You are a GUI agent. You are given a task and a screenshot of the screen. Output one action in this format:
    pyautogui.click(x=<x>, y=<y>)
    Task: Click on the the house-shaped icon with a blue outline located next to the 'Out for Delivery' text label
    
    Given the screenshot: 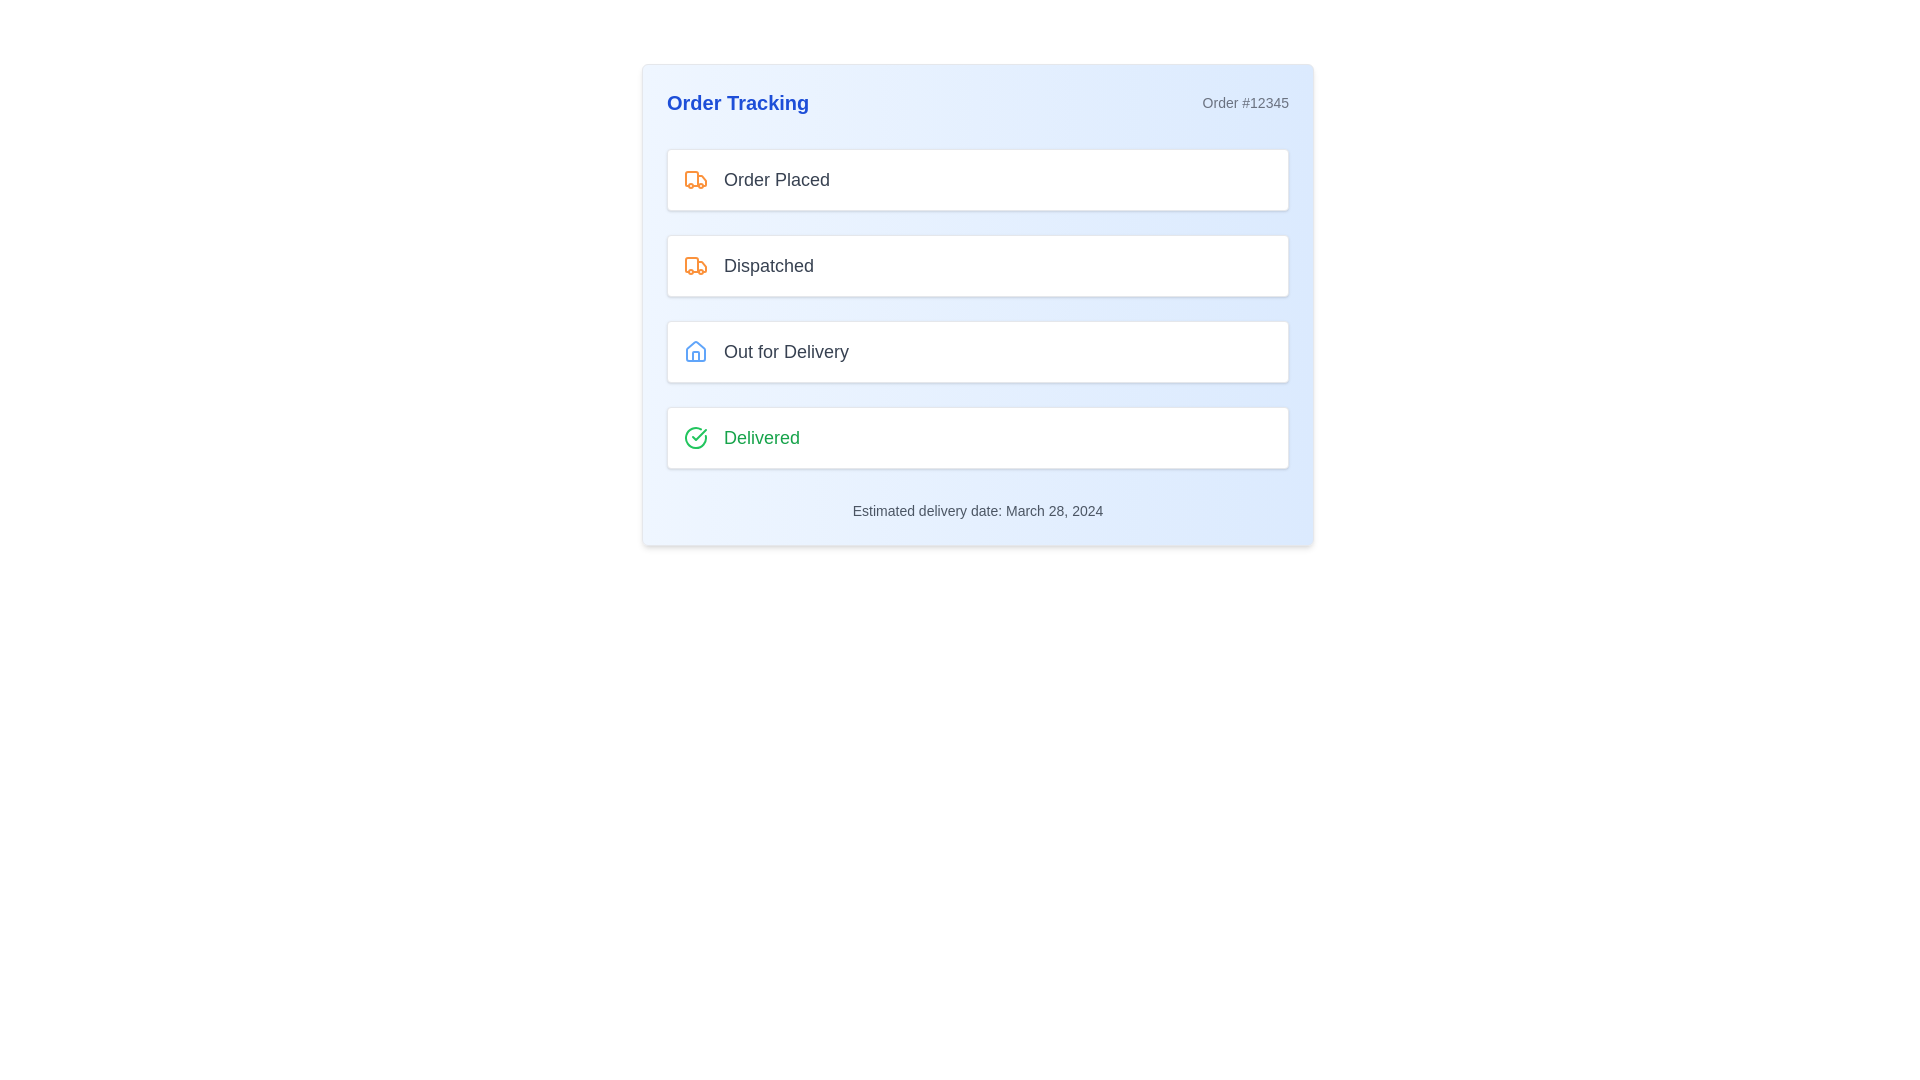 What is the action you would take?
    pyautogui.click(x=696, y=350)
    